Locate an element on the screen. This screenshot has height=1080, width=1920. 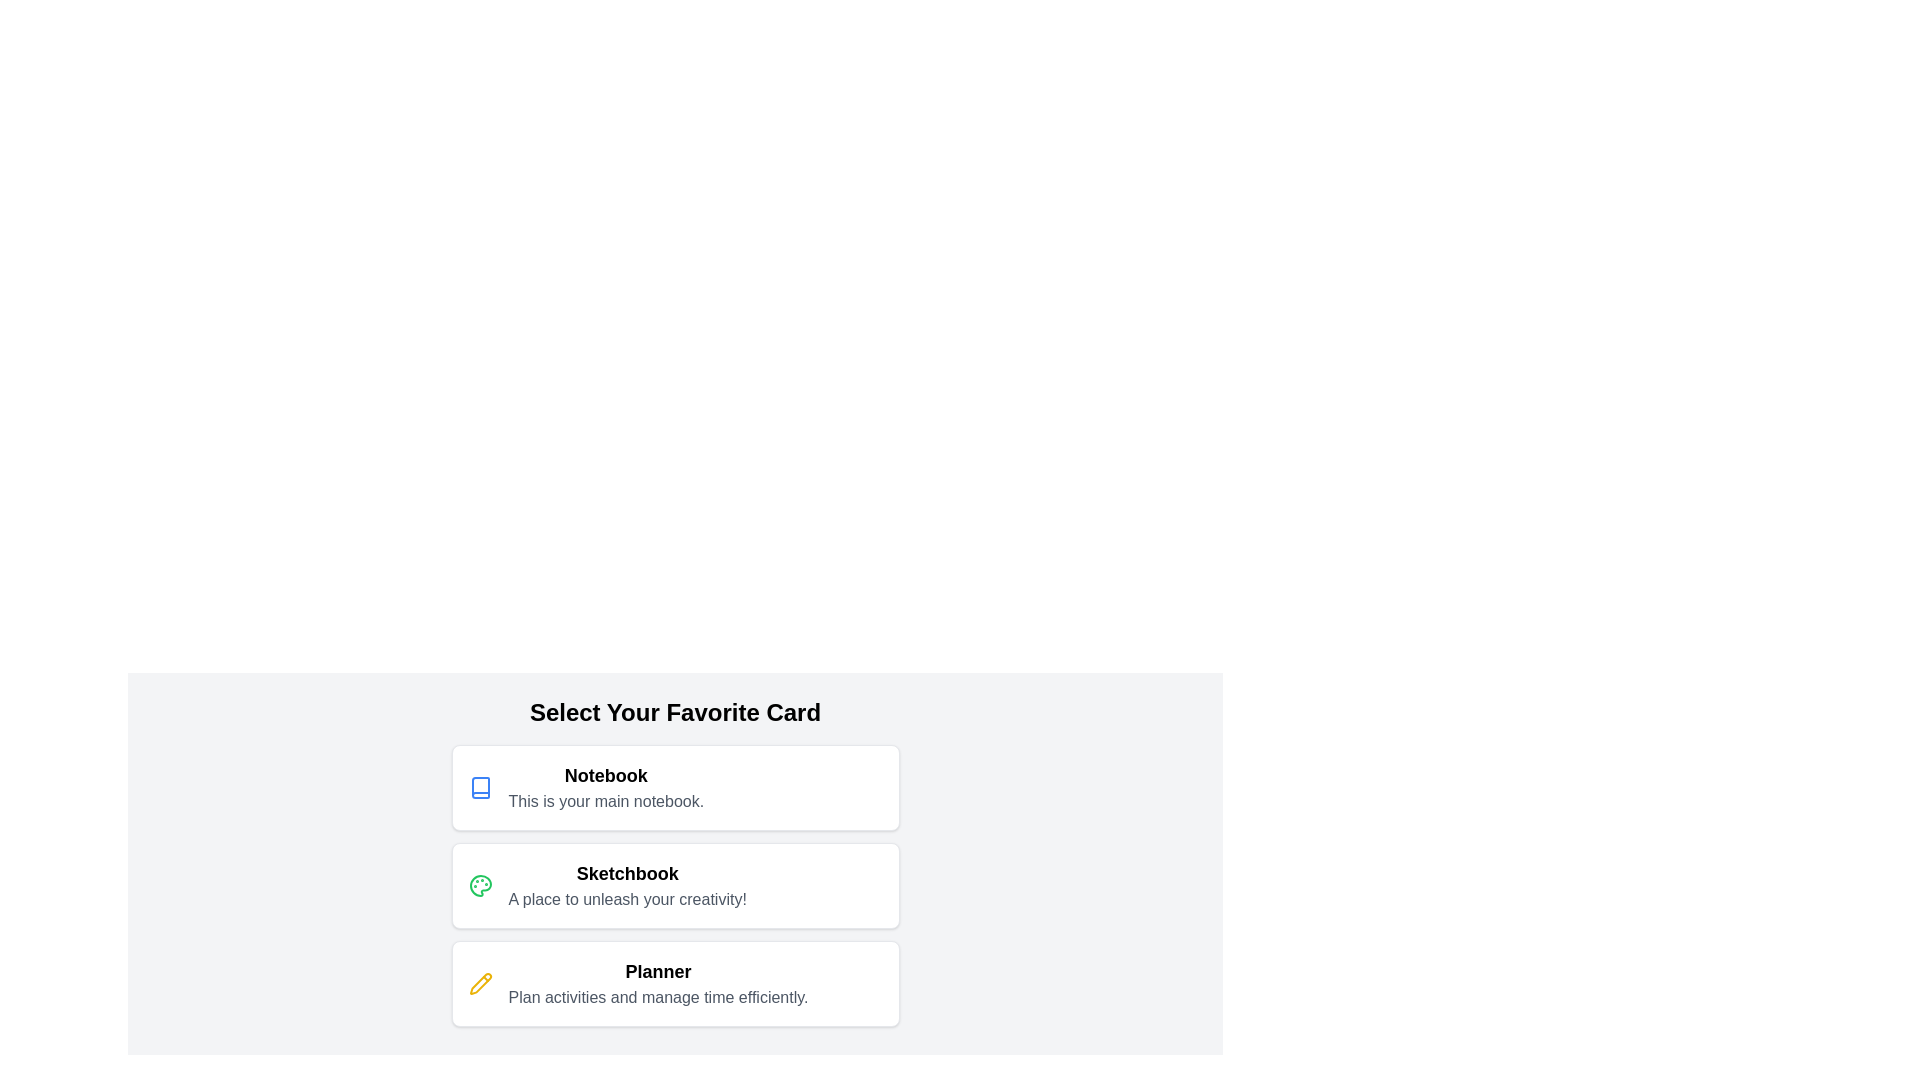
the text block at the top of the card that describes the 'Notebook' option is located at coordinates (605, 786).